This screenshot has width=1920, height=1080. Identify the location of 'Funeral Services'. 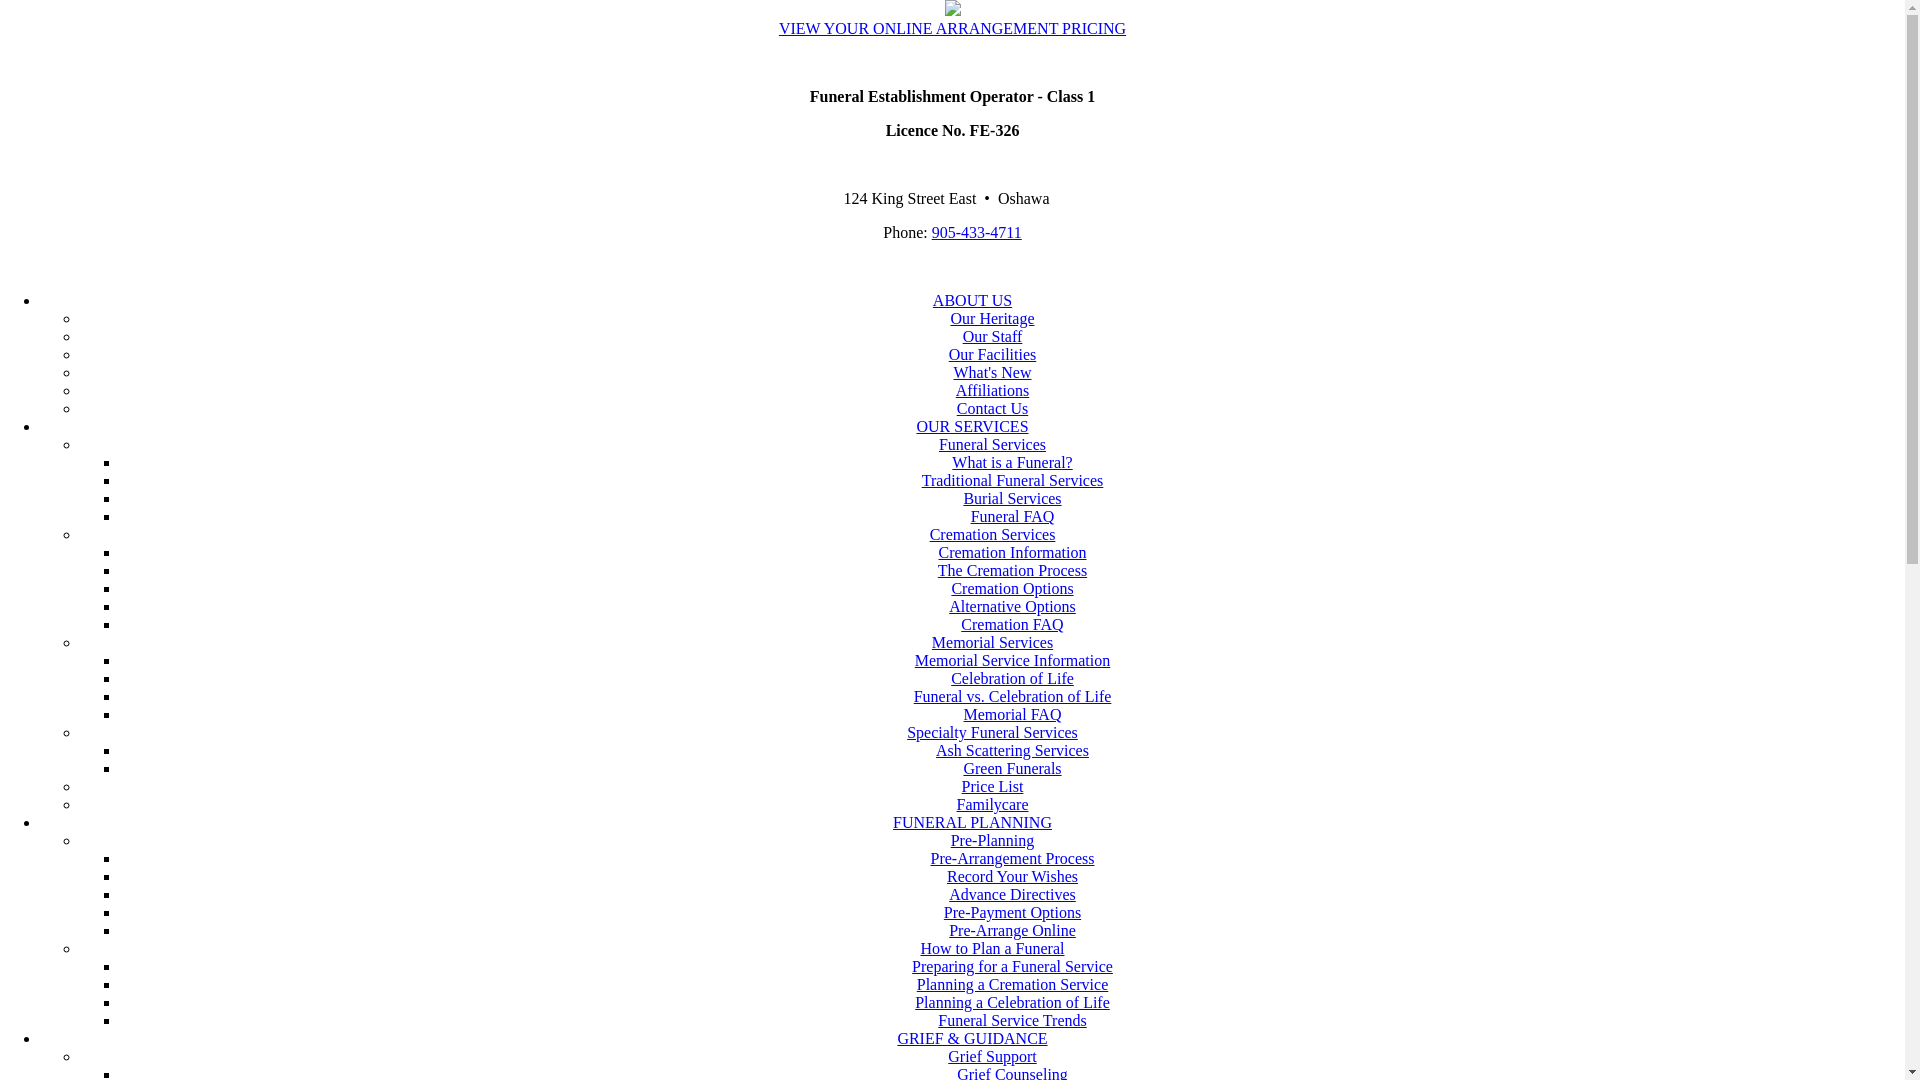
(992, 443).